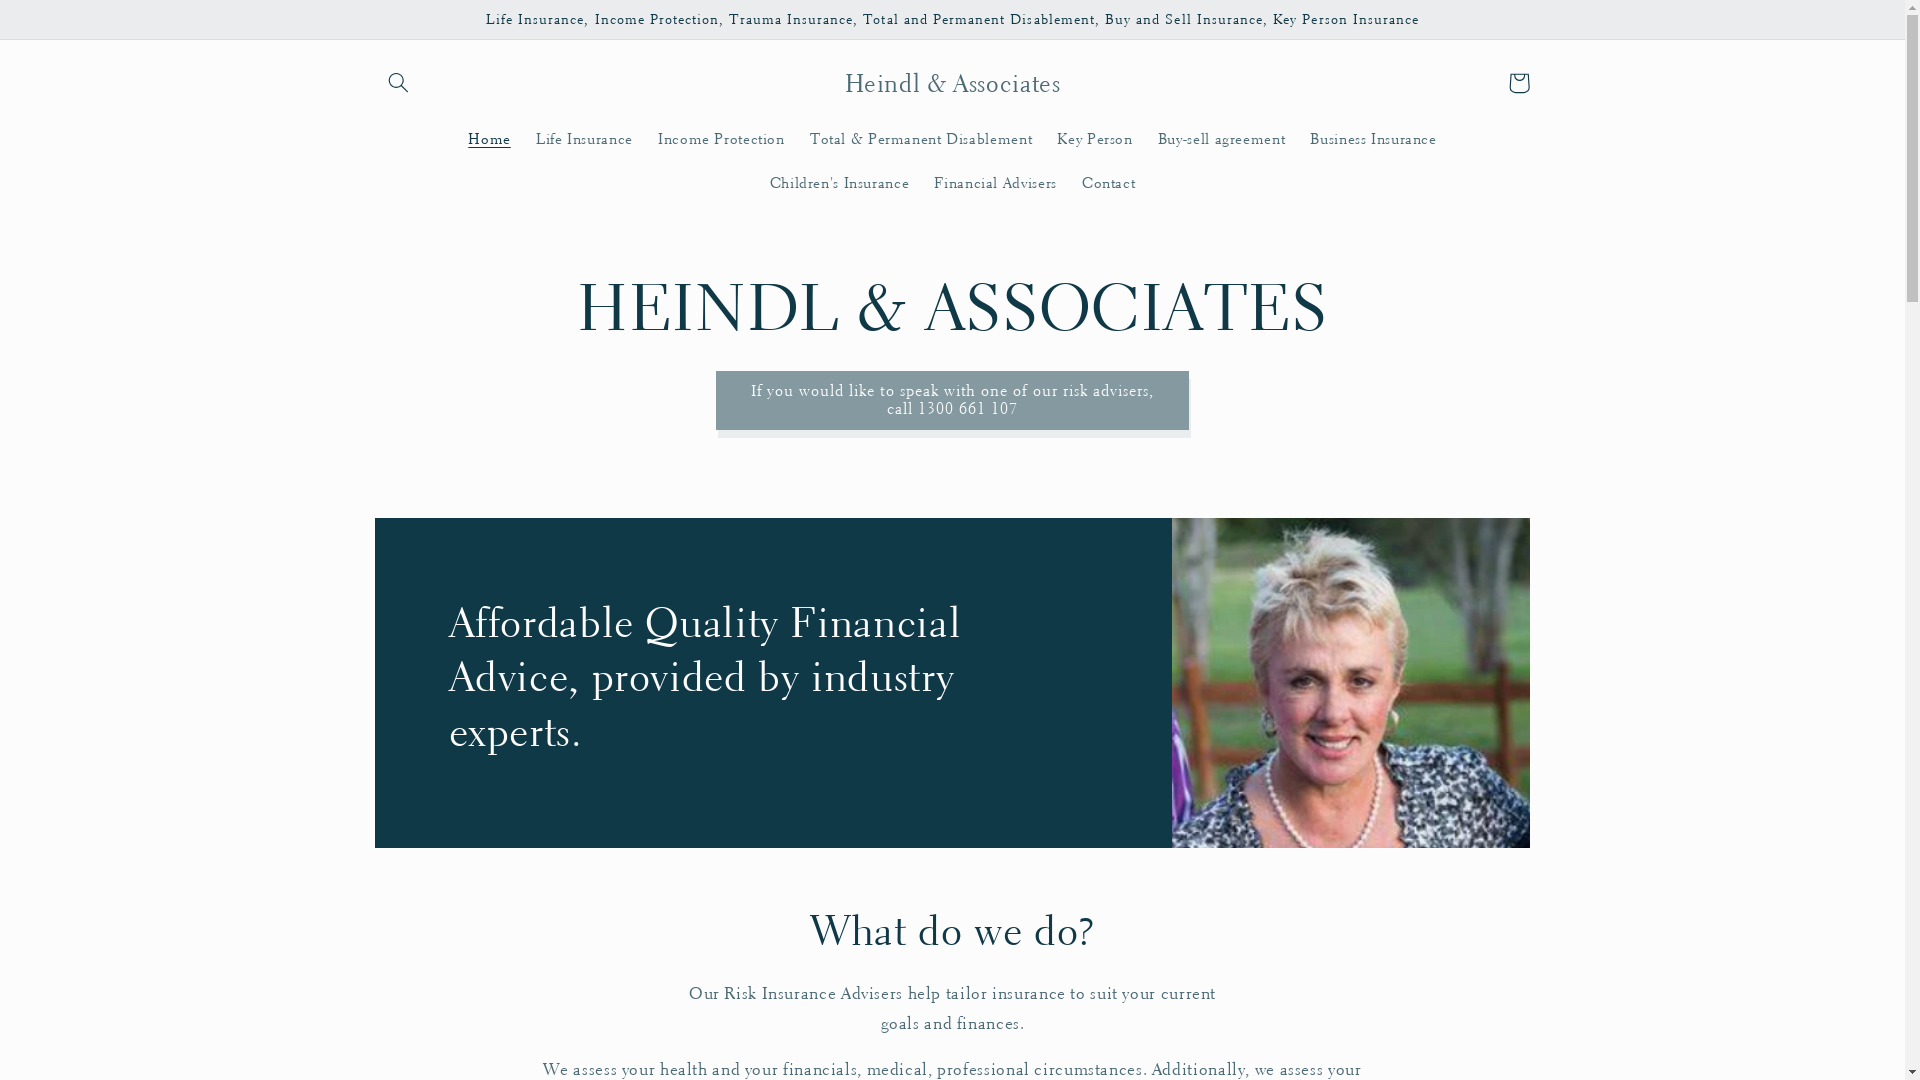 This screenshot has height=1080, width=1920. I want to click on 'Contact', so click(1107, 182).